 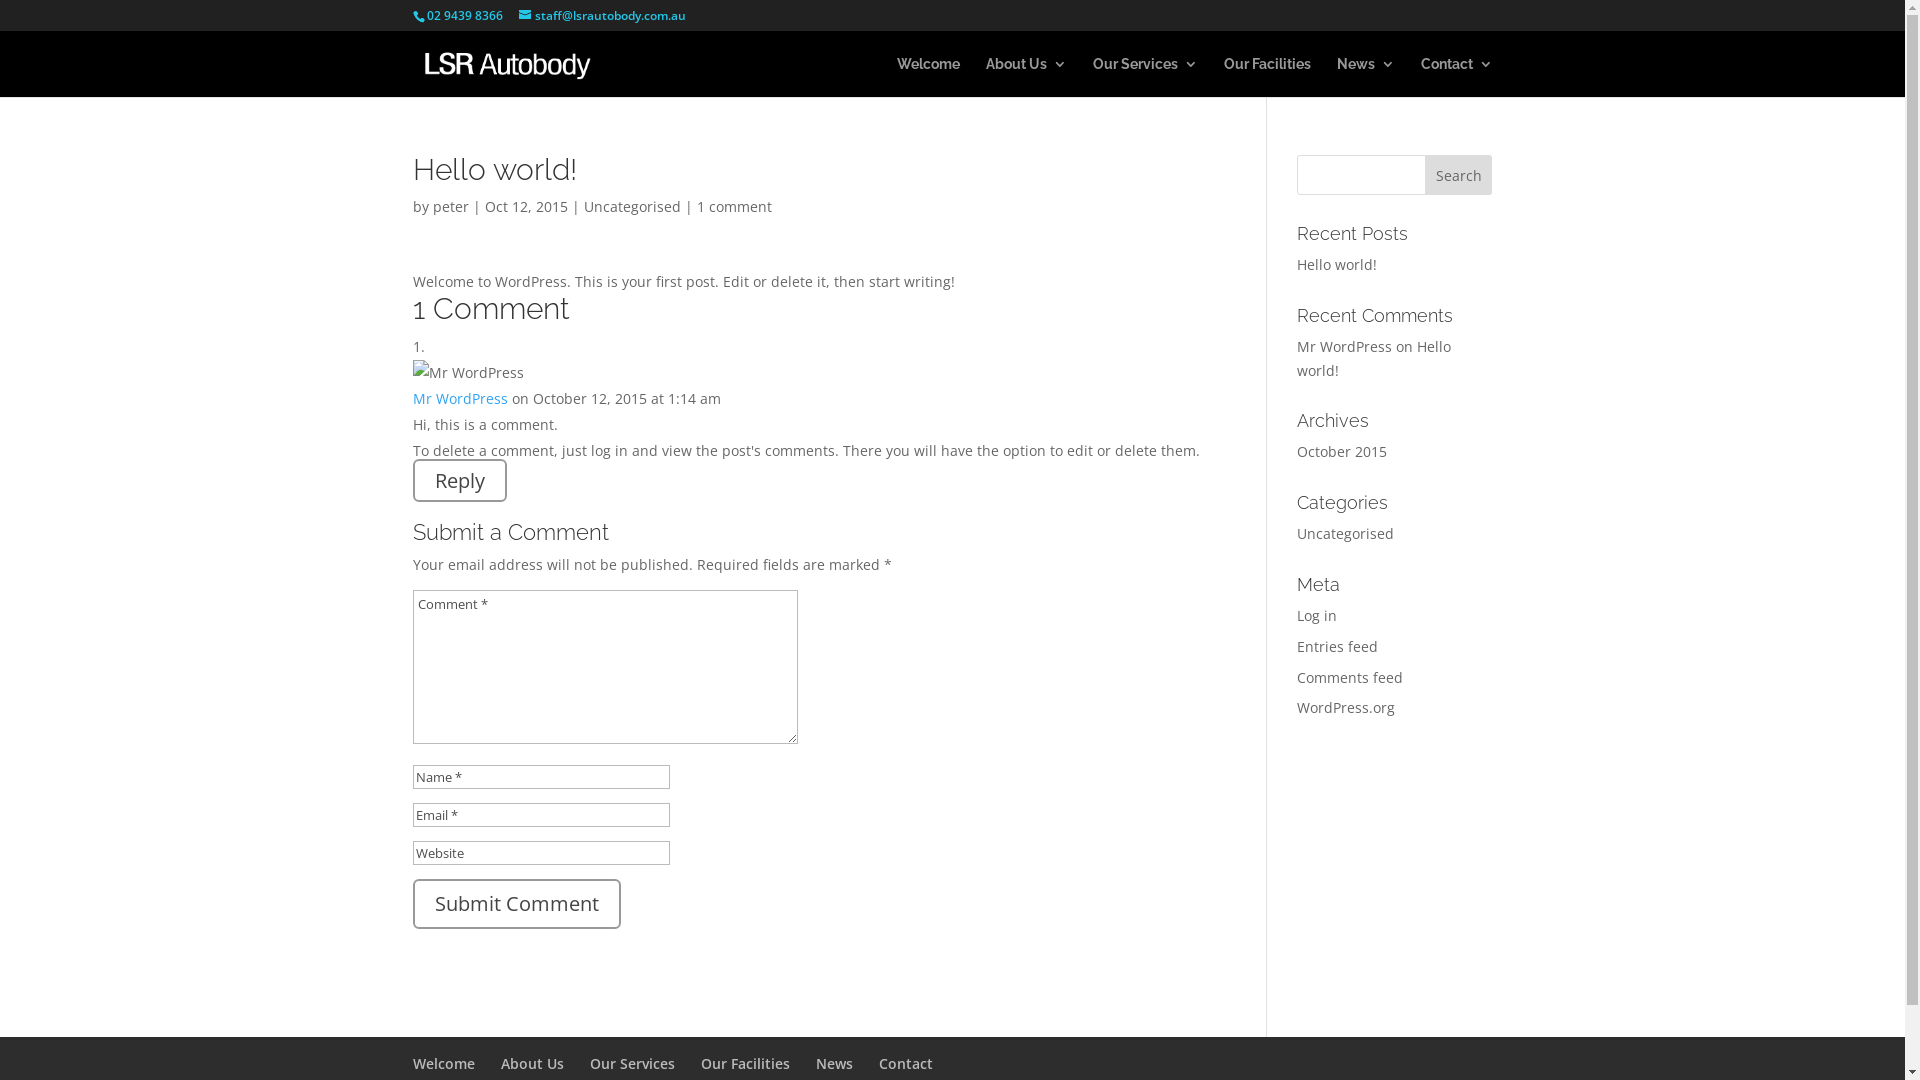 What do you see at coordinates (441, 1062) in the screenshot?
I see `'Welcome'` at bounding box center [441, 1062].